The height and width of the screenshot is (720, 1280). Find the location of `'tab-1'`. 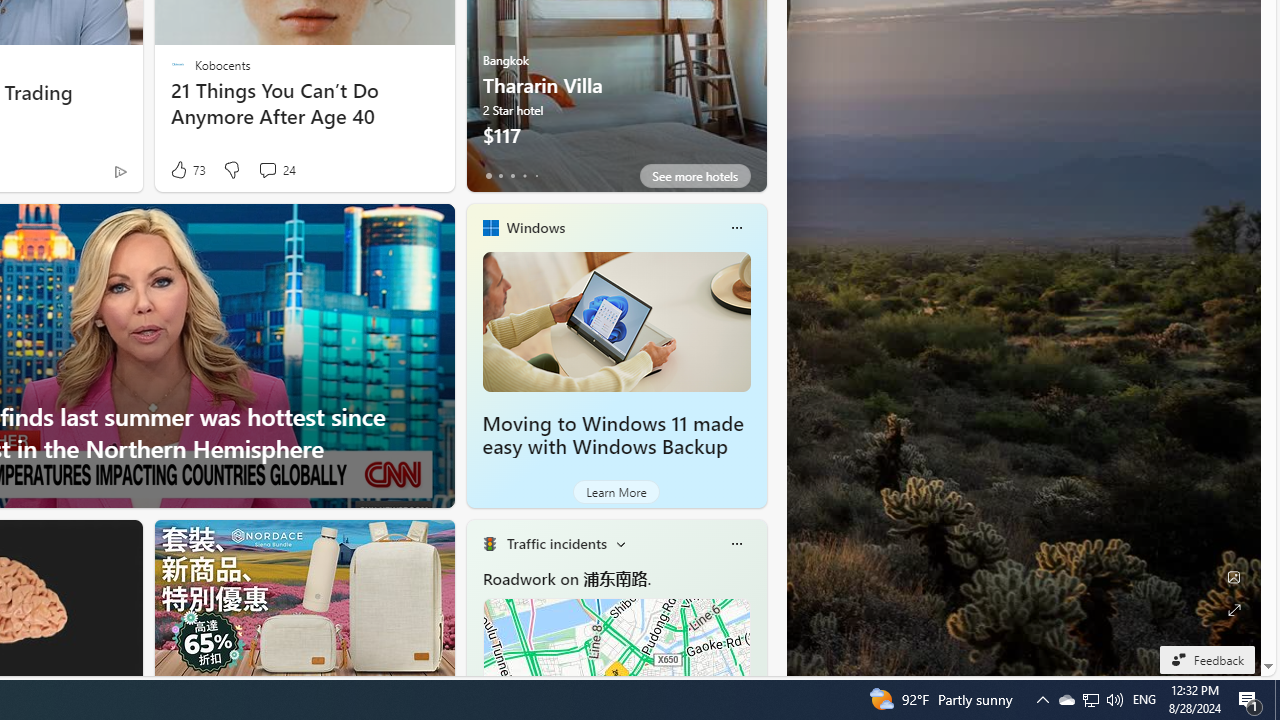

'tab-1' is located at coordinates (500, 175).